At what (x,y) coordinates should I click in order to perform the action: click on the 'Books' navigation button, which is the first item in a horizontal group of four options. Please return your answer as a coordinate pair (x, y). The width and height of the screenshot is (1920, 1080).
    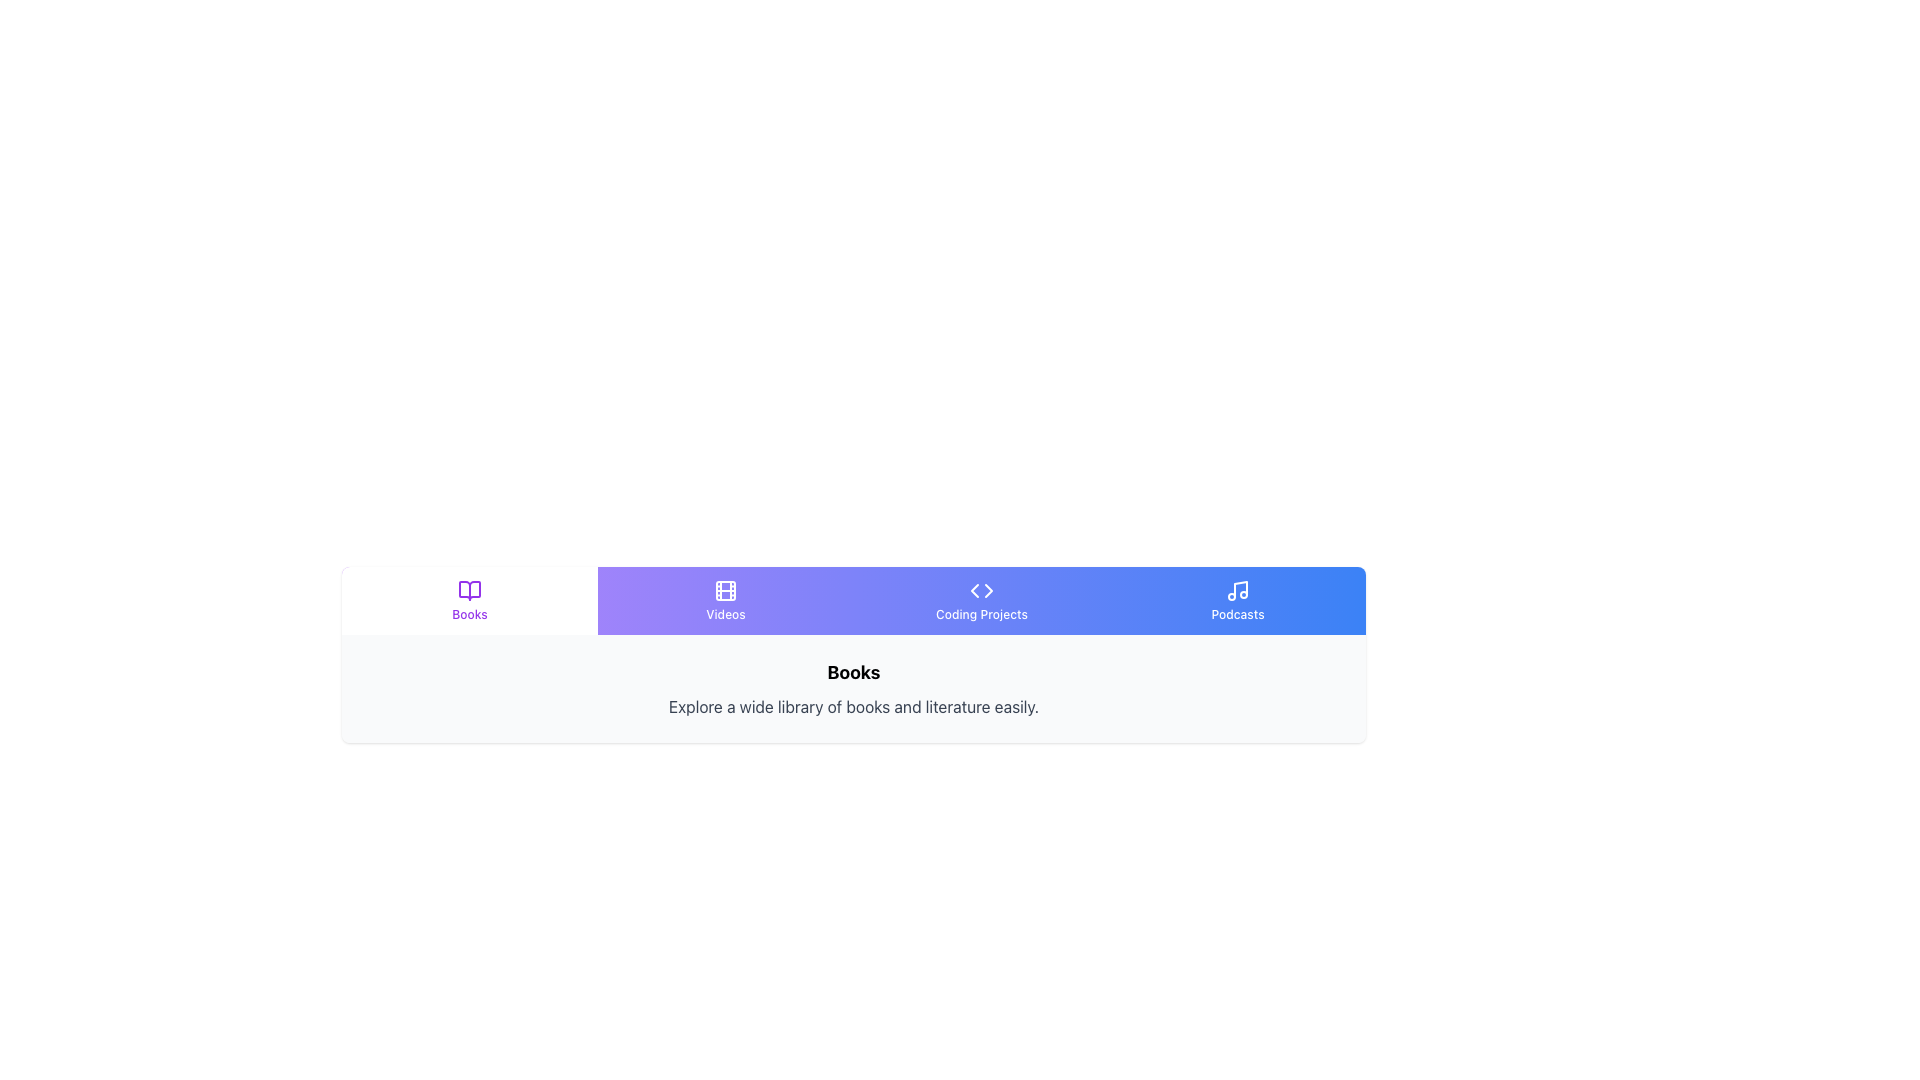
    Looking at the image, I should click on (469, 600).